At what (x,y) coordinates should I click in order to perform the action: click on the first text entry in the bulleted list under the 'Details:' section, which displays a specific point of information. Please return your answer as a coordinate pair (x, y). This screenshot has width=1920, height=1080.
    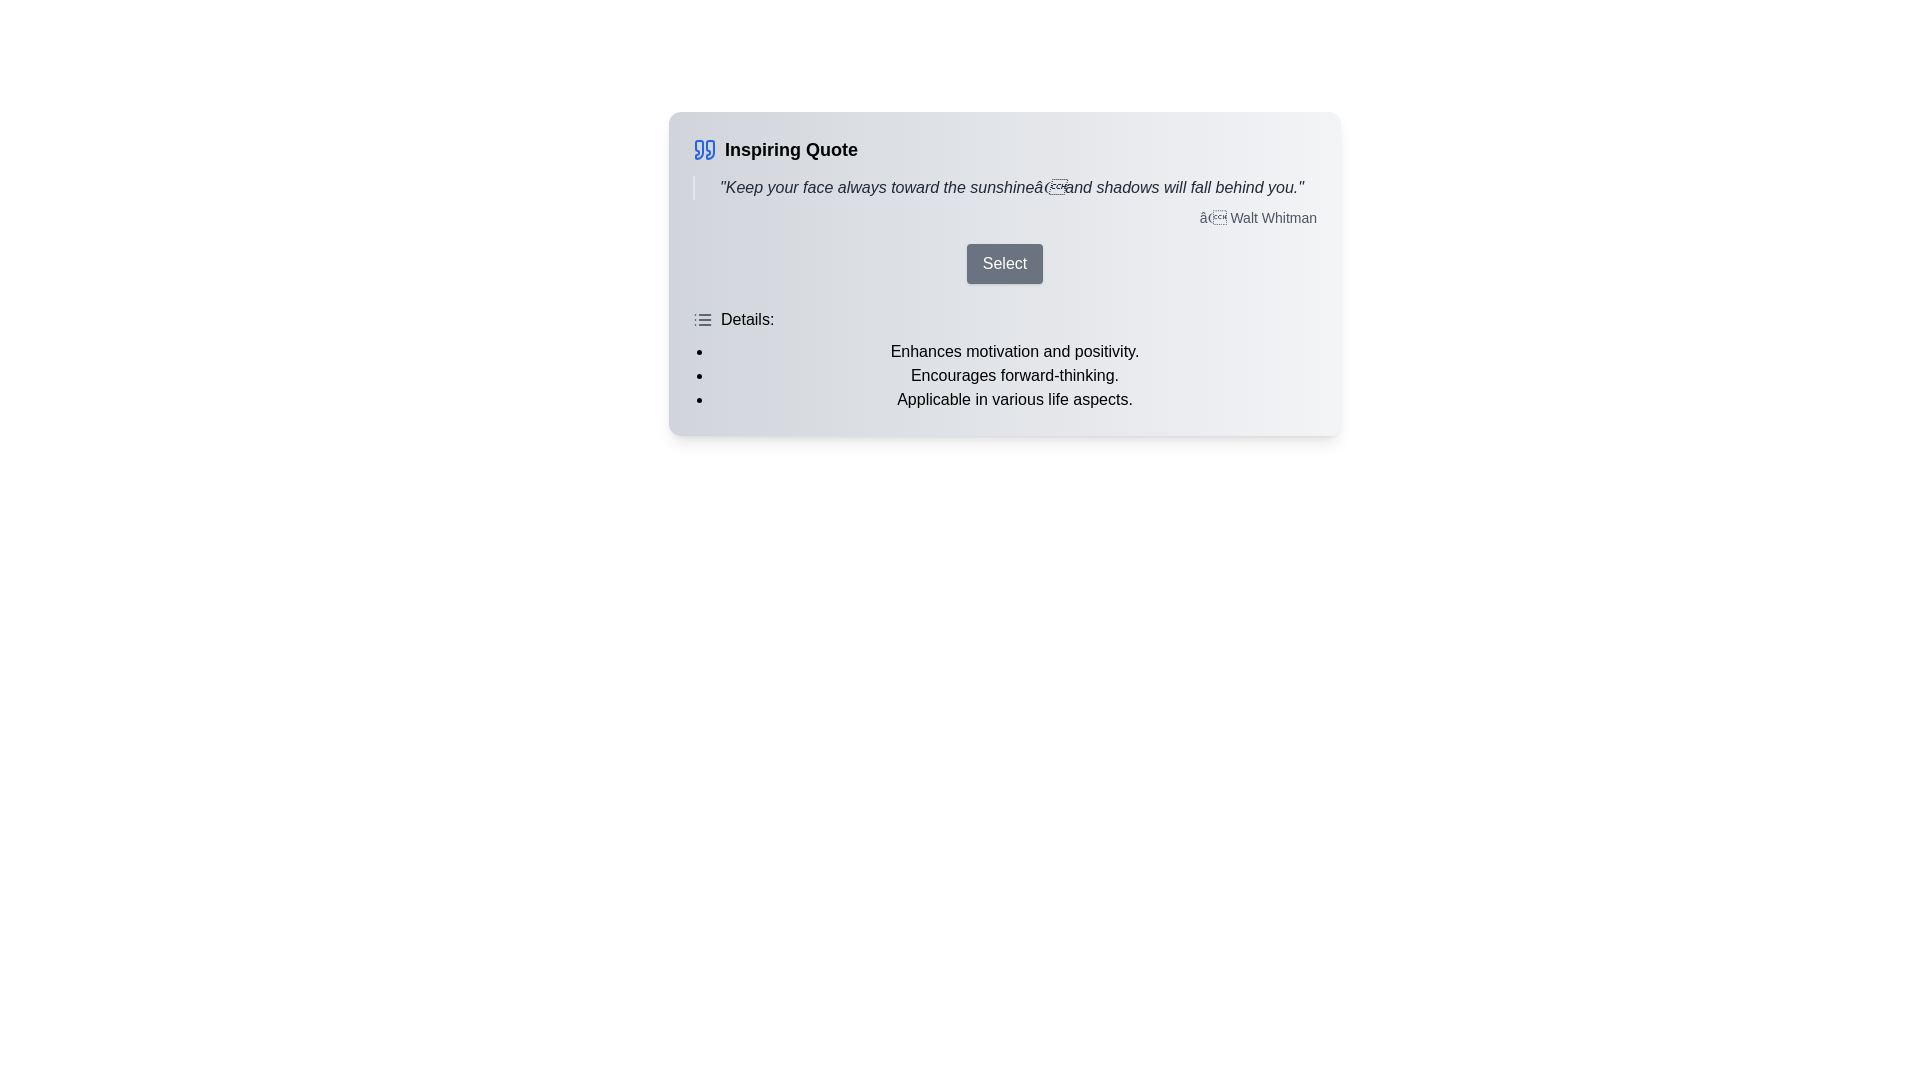
    Looking at the image, I should click on (1014, 350).